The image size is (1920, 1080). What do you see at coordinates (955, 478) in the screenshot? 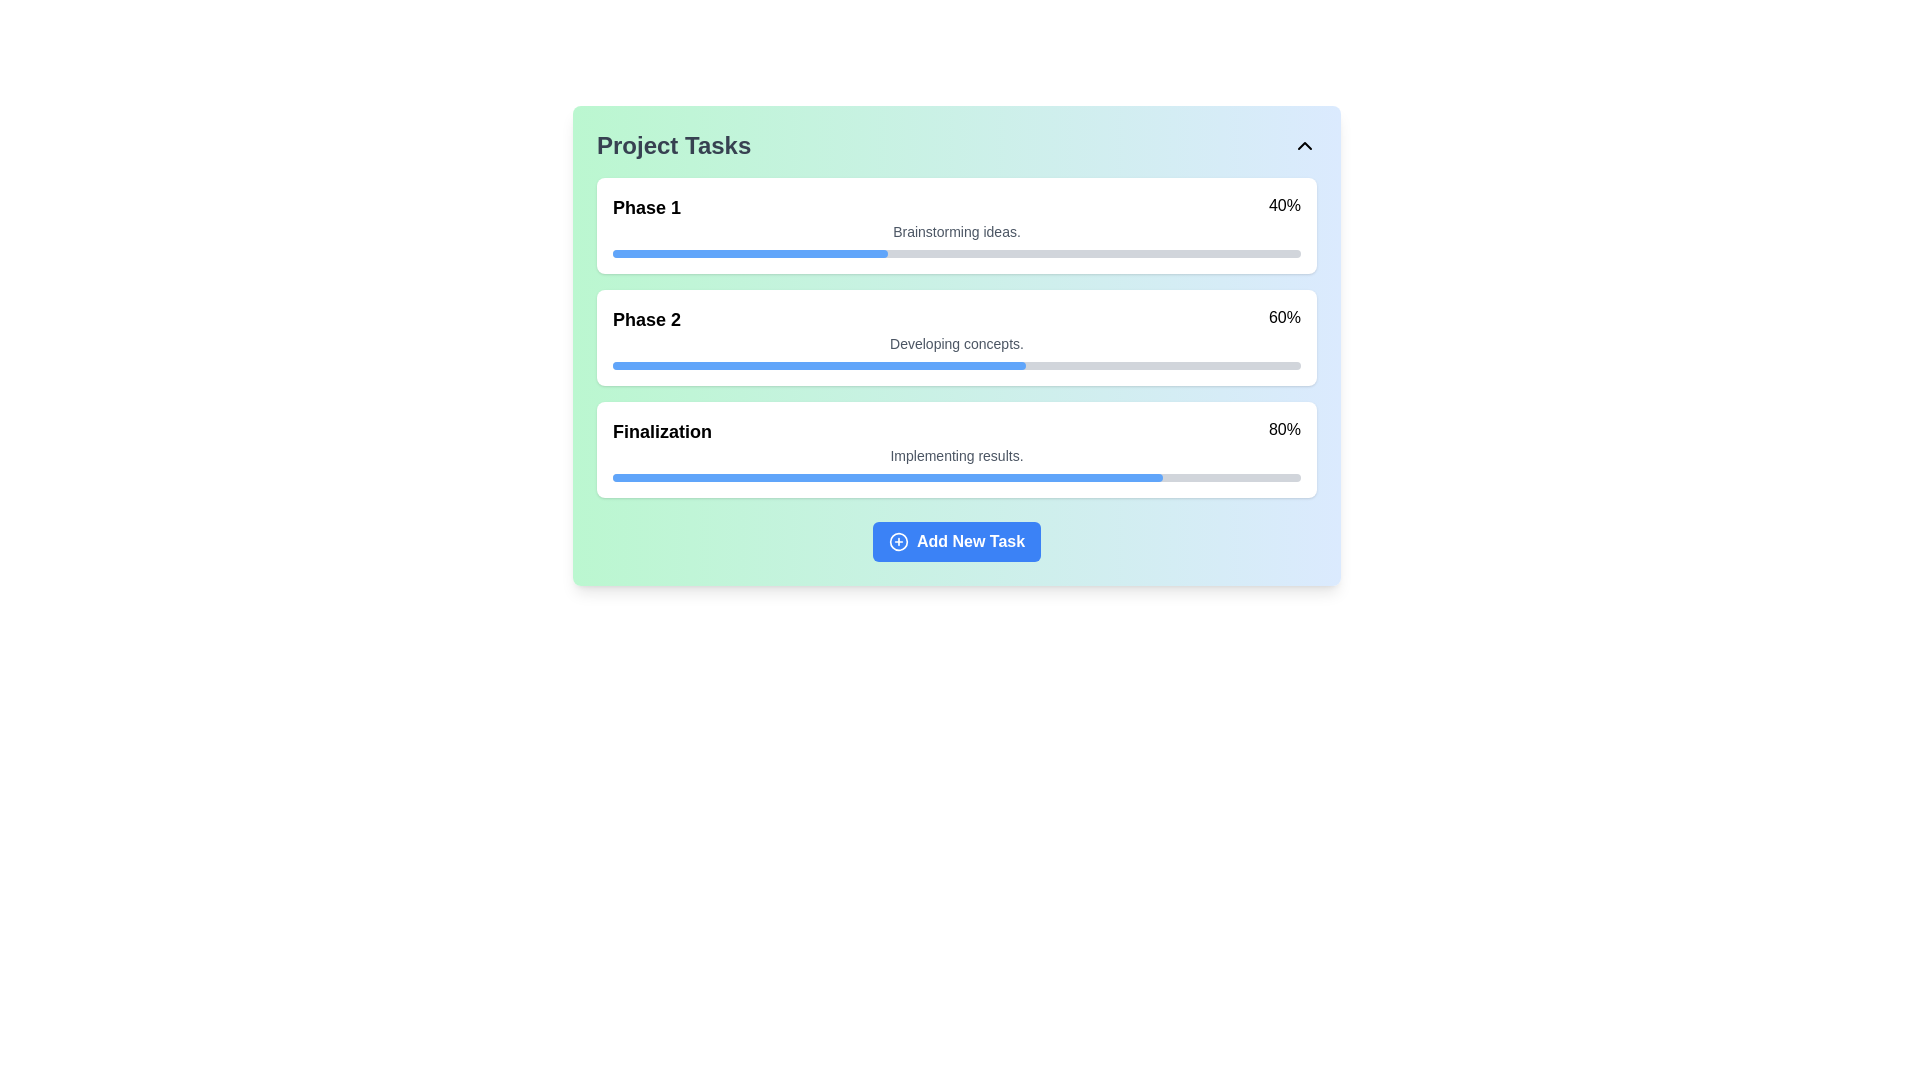
I see `the rectangular progress indicator in the 'Finalization' section, located under the text 'Implementing results.'` at bounding box center [955, 478].